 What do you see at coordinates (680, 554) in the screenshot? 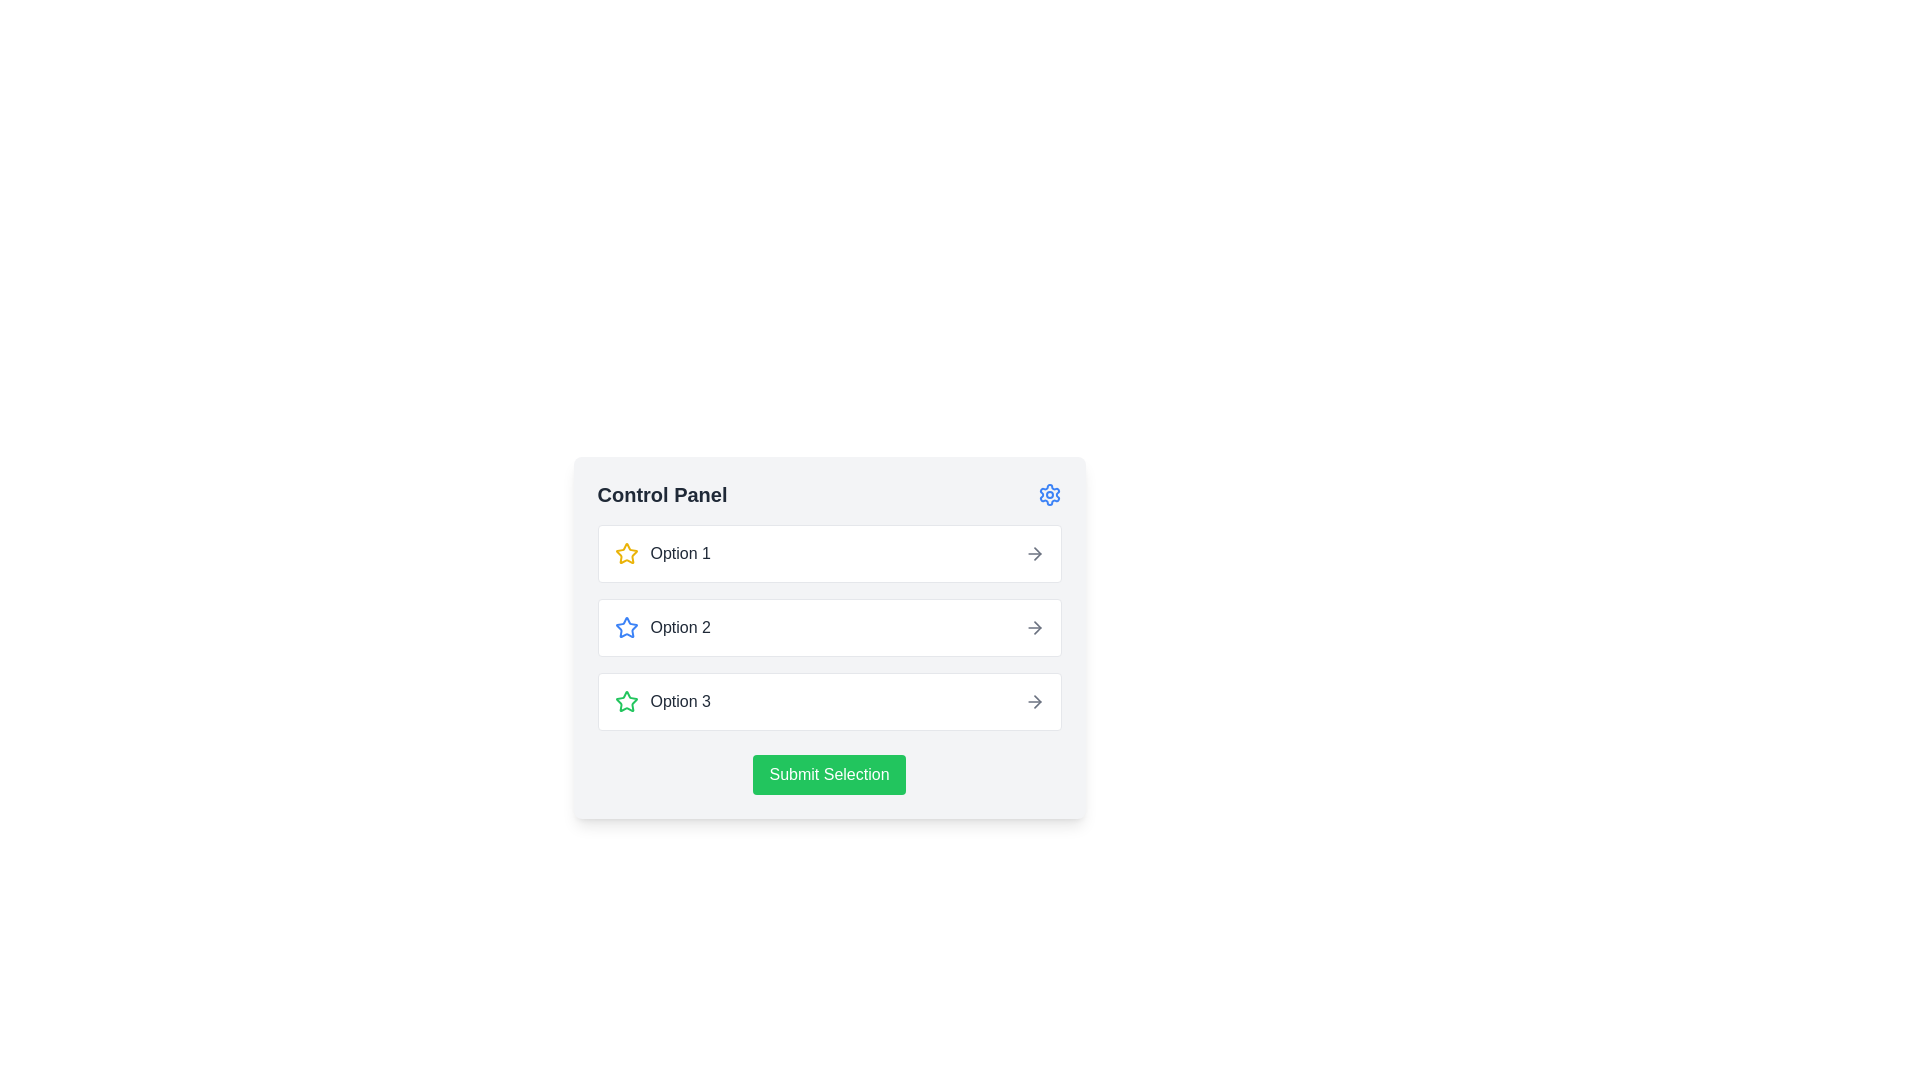
I see `the text label for the first selectable option in the list, which is positioned in the first row and adjacent to the yellow star icon` at bounding box center [680, 554].